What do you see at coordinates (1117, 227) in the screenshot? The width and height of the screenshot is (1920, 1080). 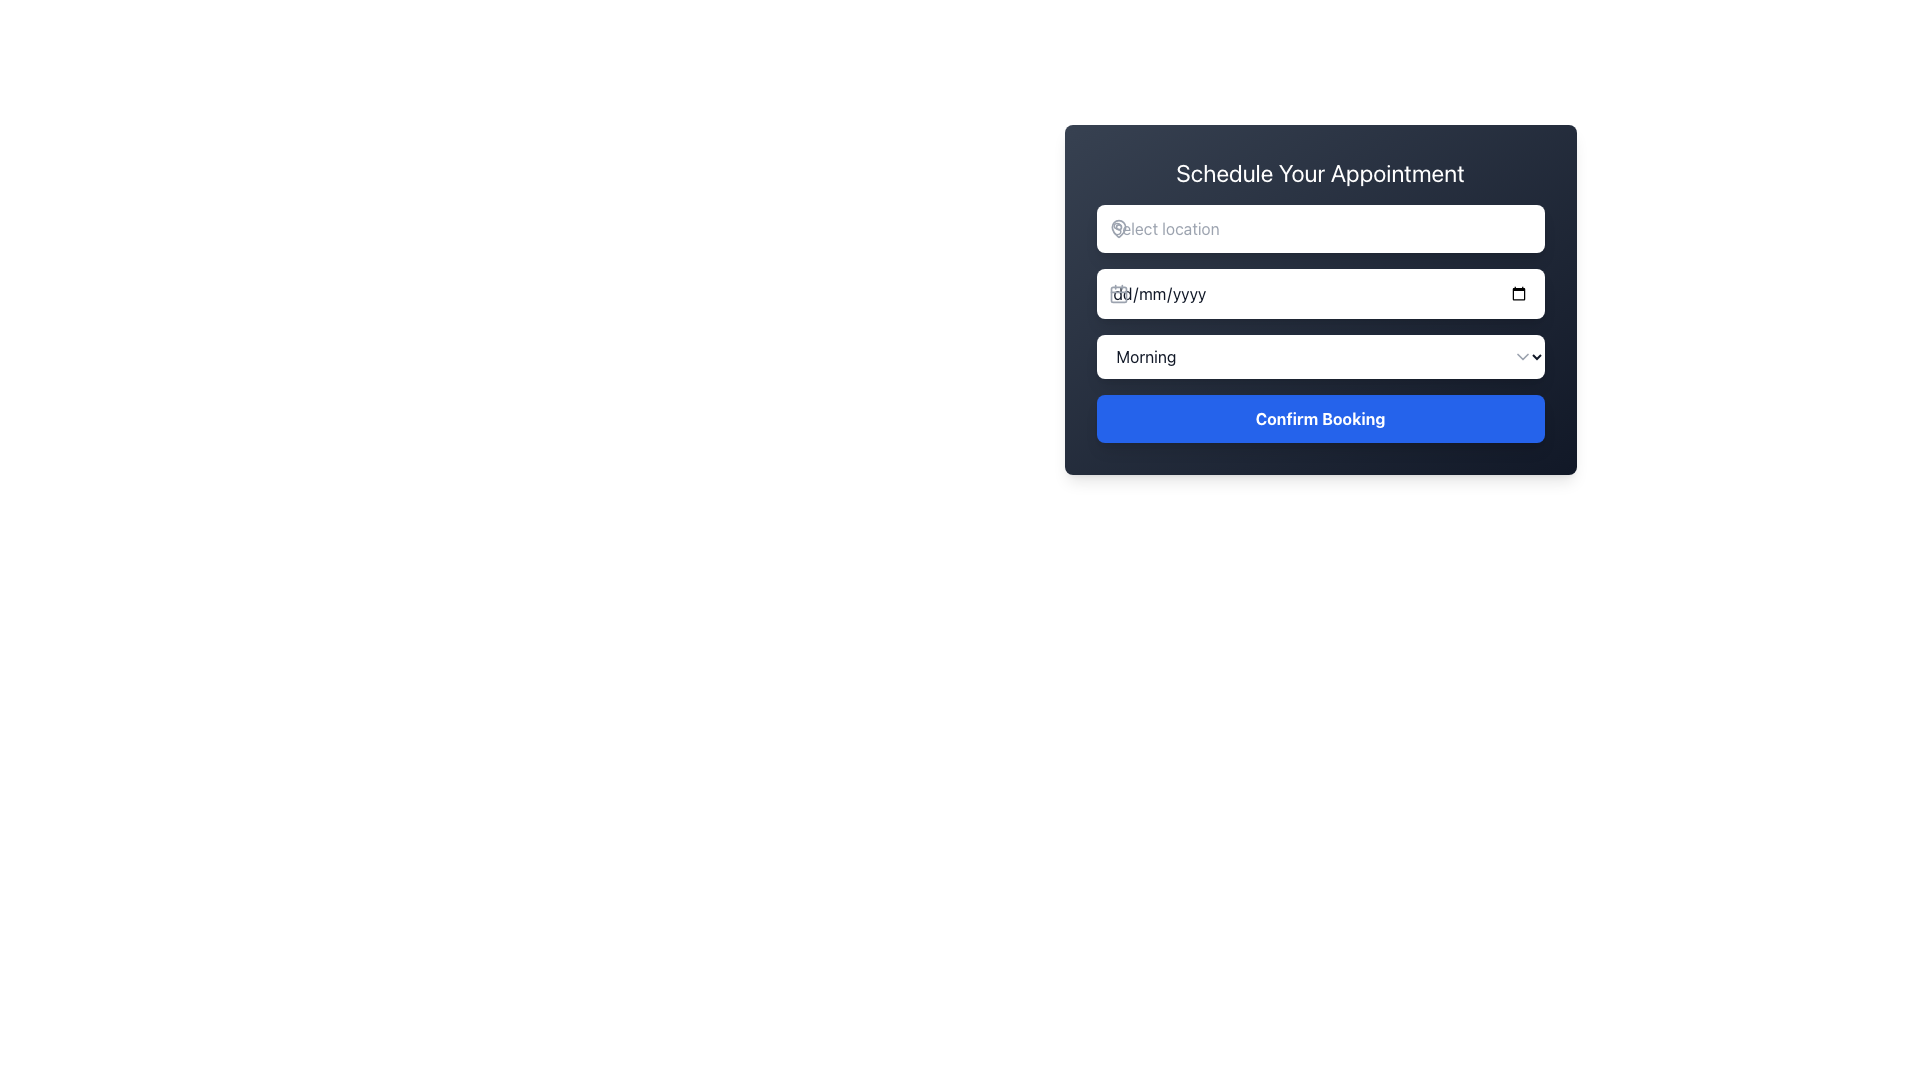 I see `the decorative map pin icon located in the input field for selecting a location, which is styled in gray with a rounded outline and a small circle inside` at bounding box center [1117, 227].